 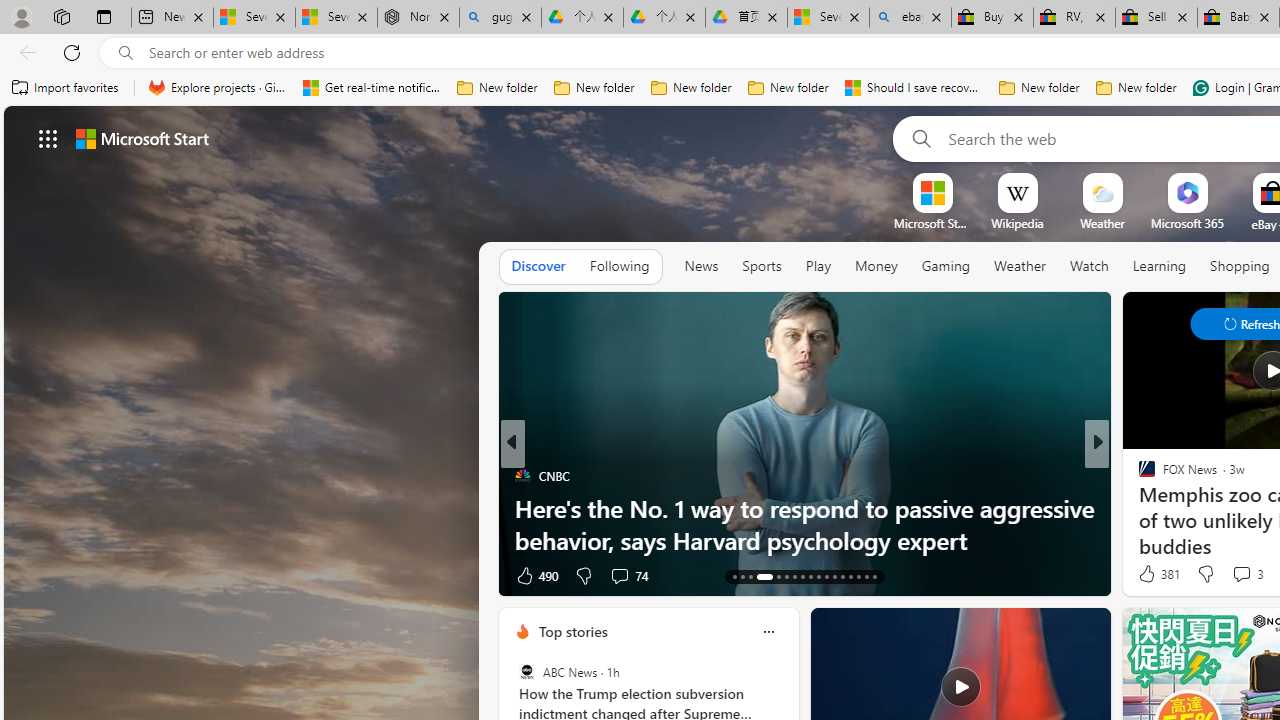 I want to click on 'AutomationID: tab-26', so click(x=850, y=577).